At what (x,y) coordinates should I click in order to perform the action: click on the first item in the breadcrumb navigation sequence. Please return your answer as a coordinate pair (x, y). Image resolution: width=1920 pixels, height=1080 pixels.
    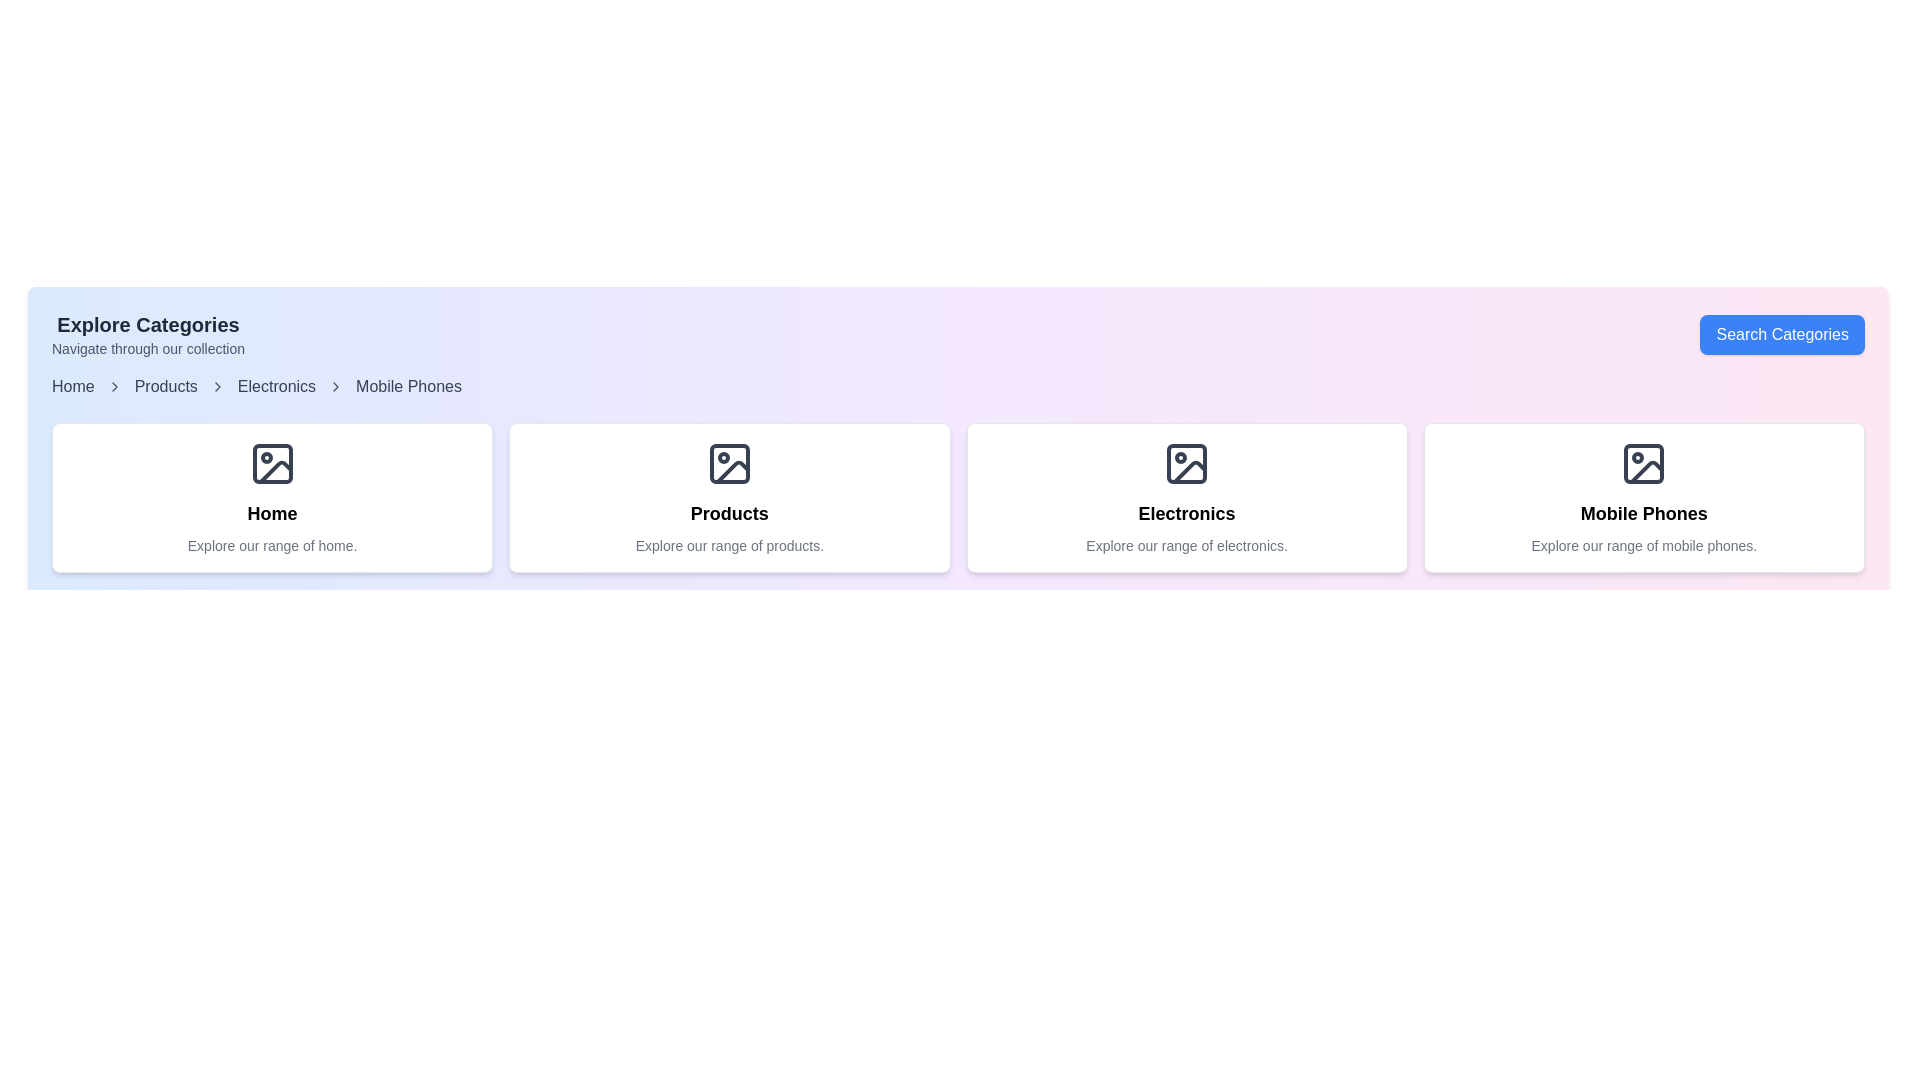
    Looking at the image, I should click on (73, 386).